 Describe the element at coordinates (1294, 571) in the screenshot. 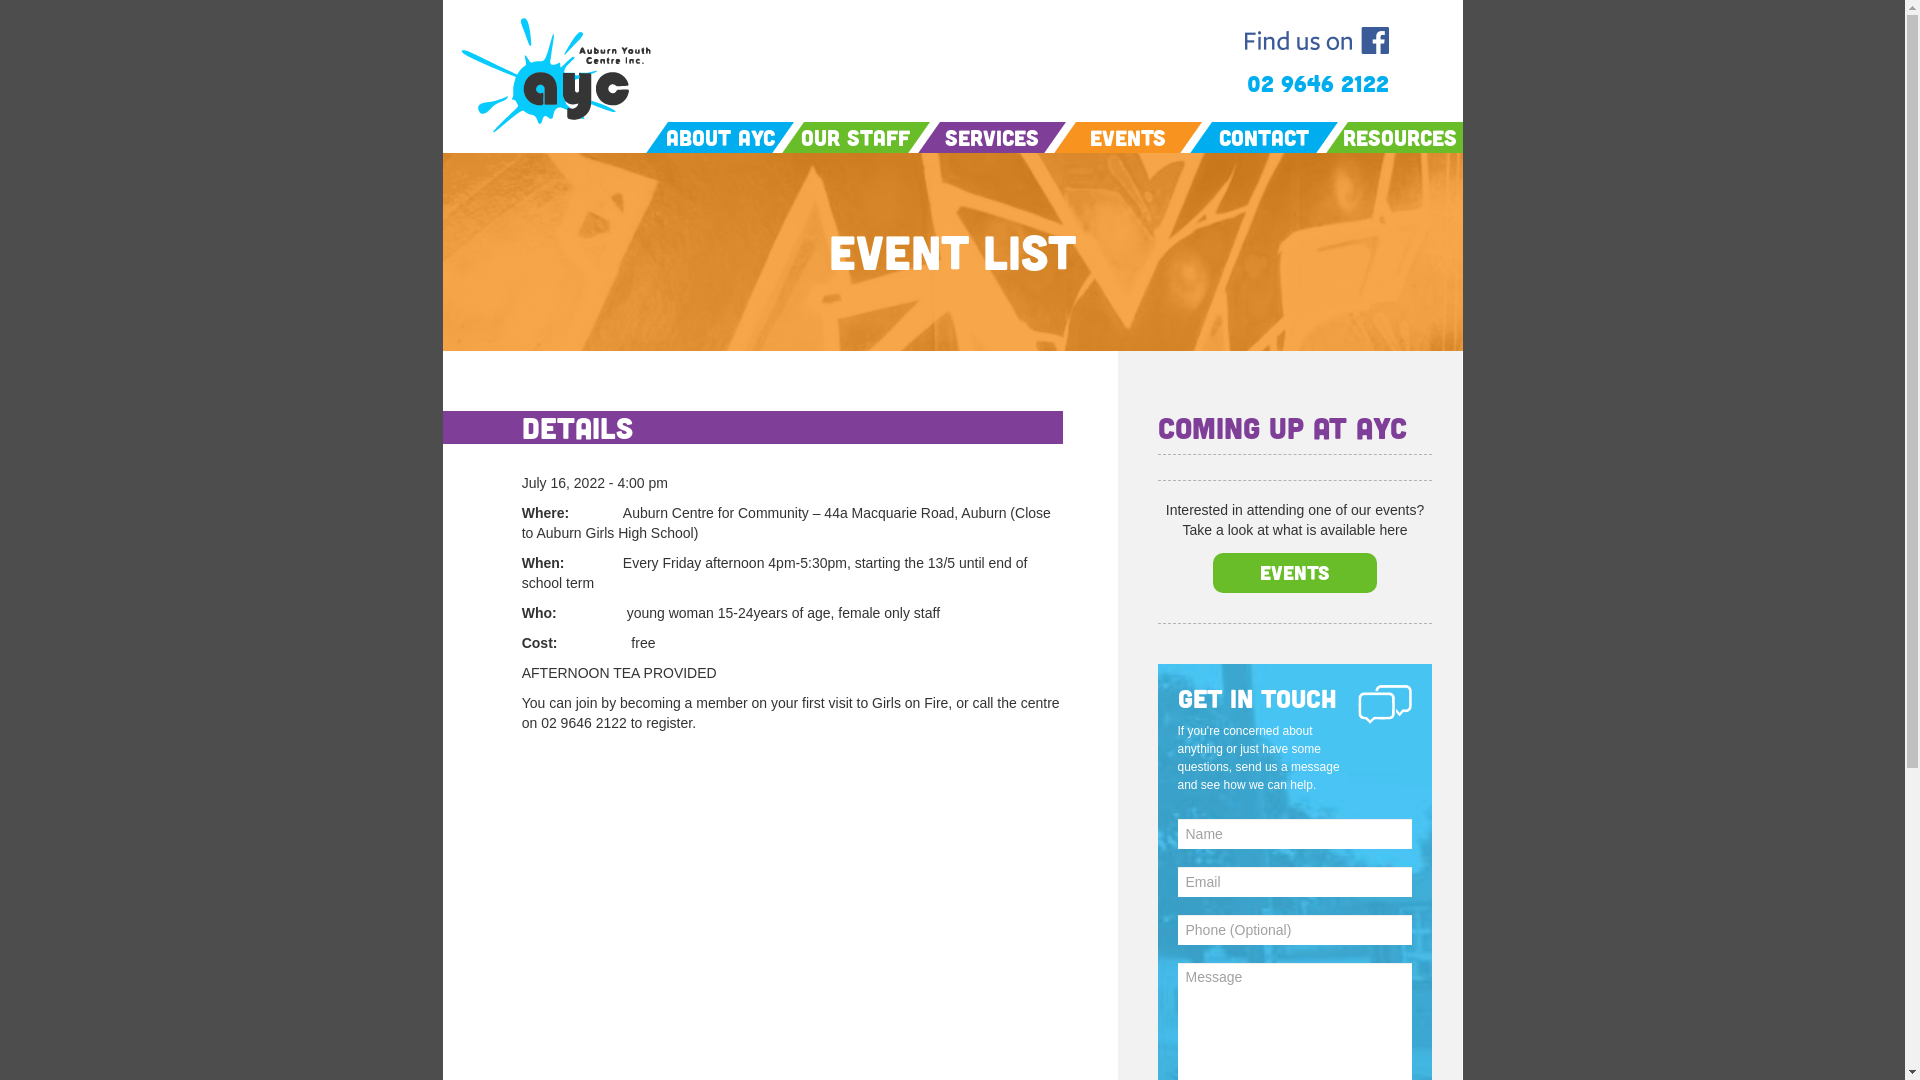

I see `'Events'` at that location.